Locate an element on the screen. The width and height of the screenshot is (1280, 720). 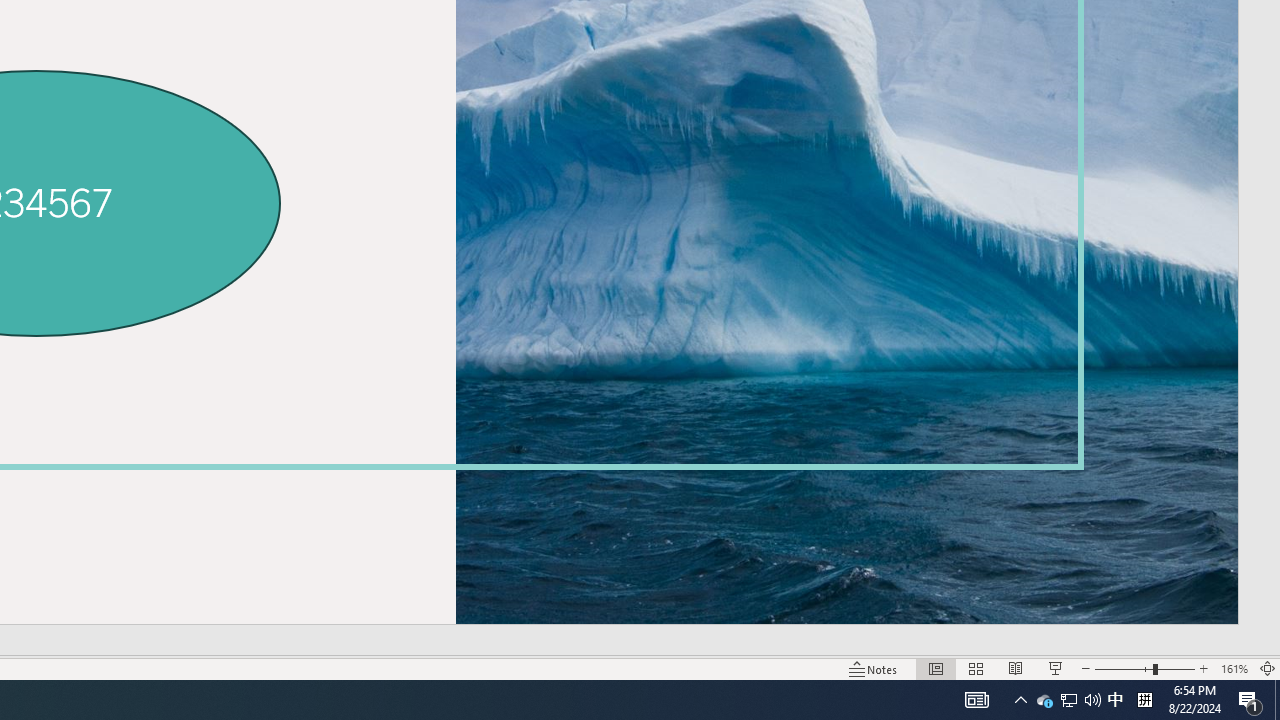
'Zoom 161%' is located at coordinates (1233, 669).